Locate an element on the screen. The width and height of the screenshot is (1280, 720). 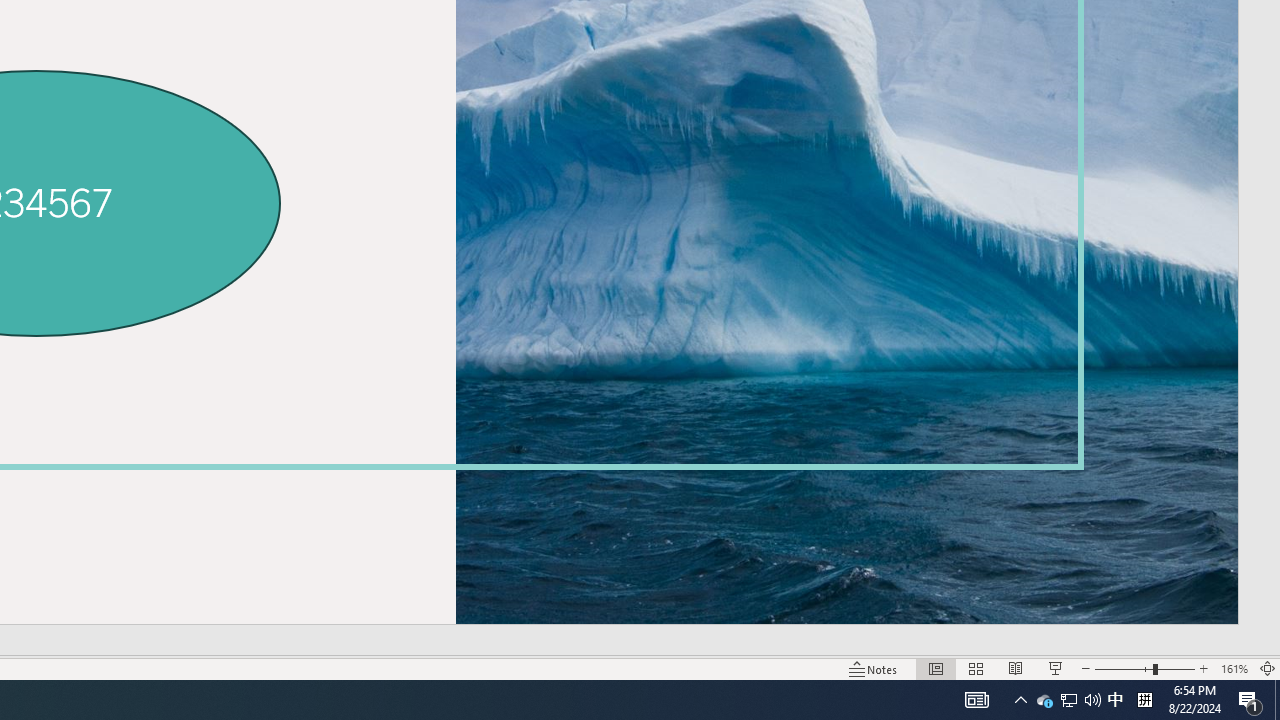
'Zoom 161%' is located at coordinates (1233, 669).